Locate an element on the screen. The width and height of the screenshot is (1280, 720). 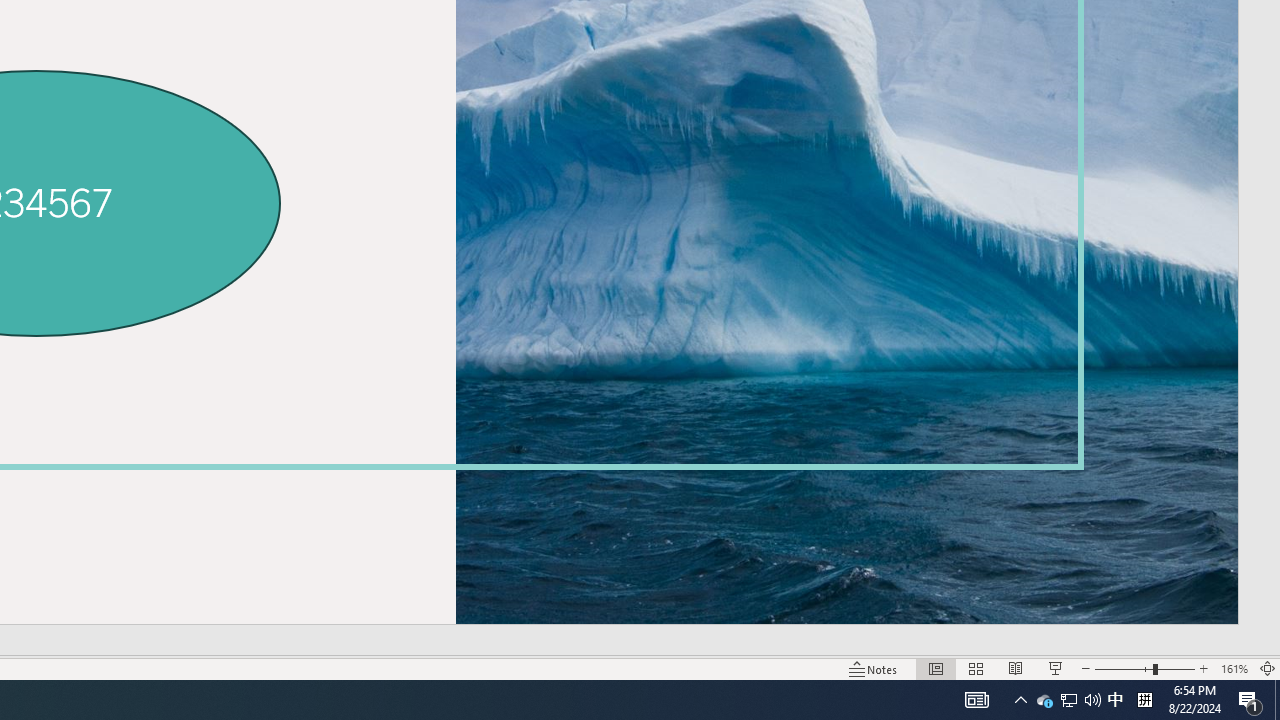
'Zoom 161%' is located at coordinates (1233, 669).